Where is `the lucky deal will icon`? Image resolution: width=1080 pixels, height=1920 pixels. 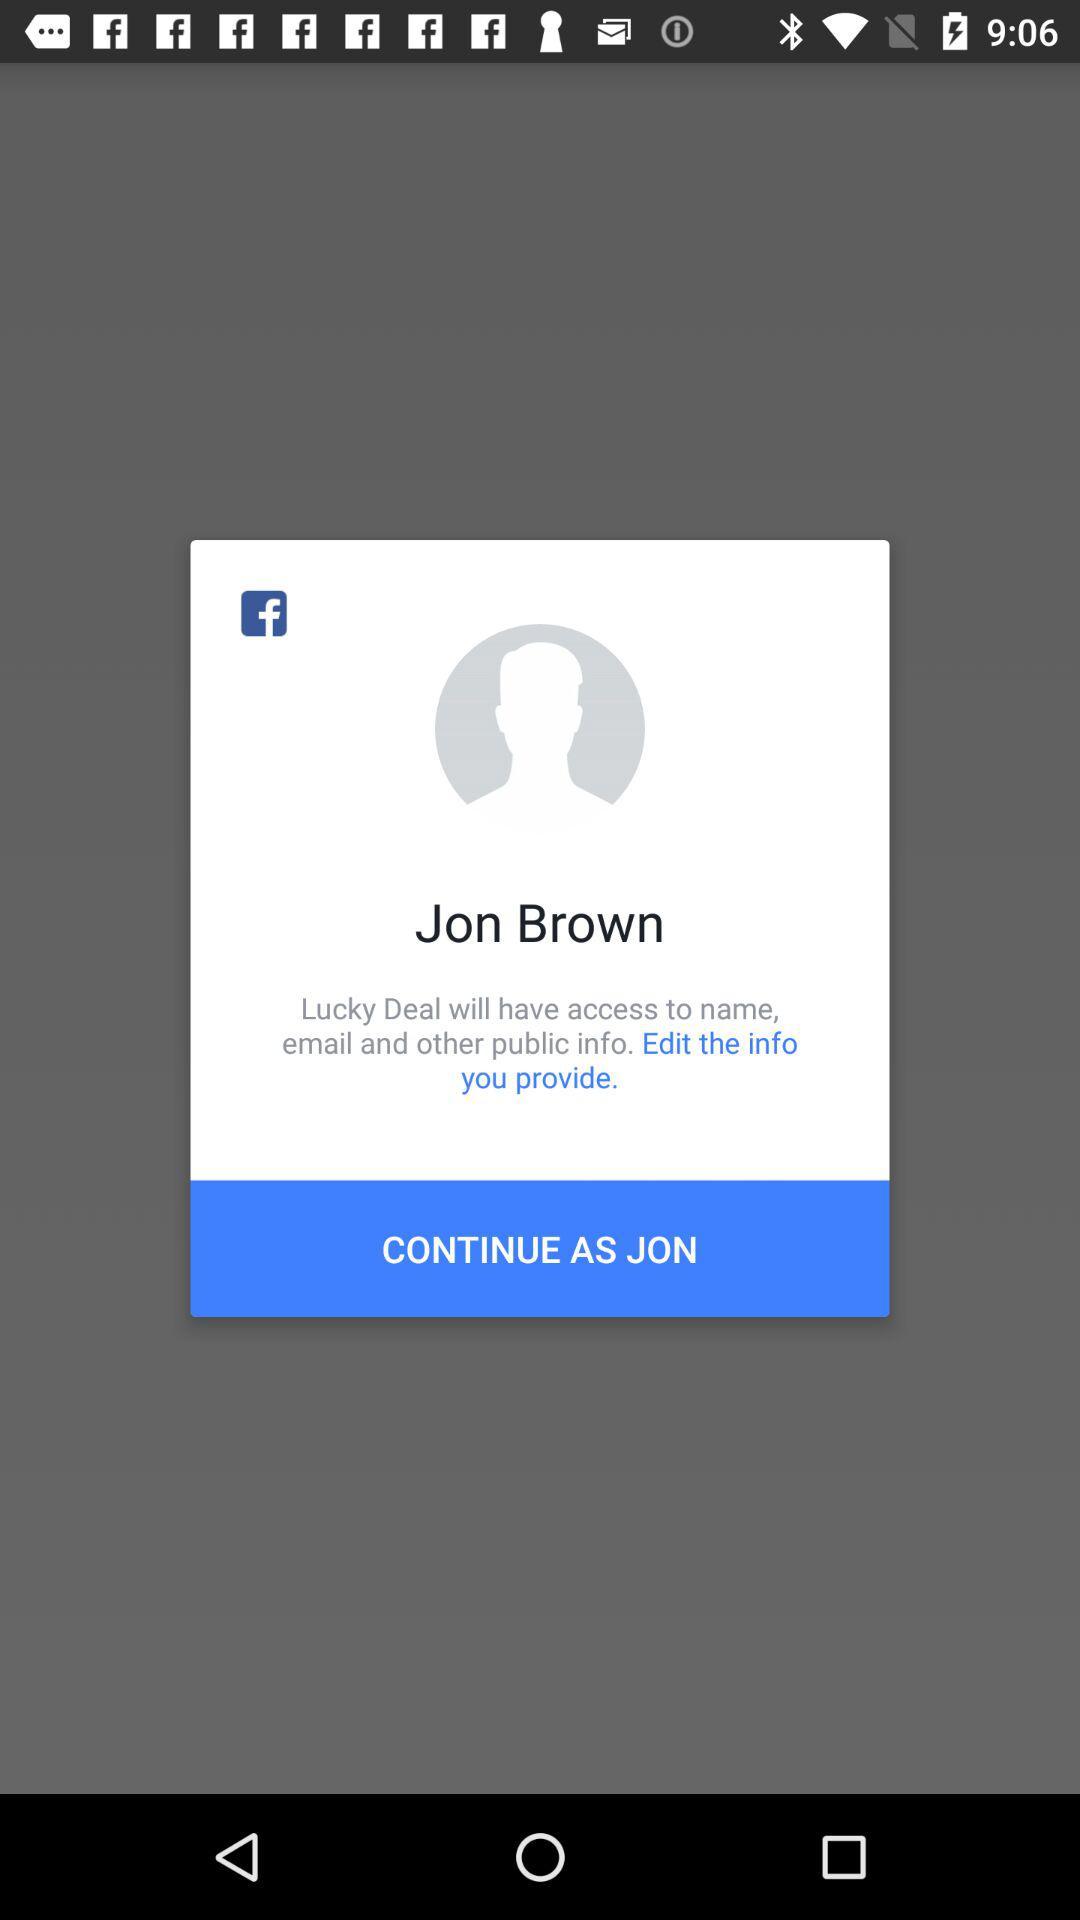 the lucky deal will icon is located at coordinates (540, 1041).